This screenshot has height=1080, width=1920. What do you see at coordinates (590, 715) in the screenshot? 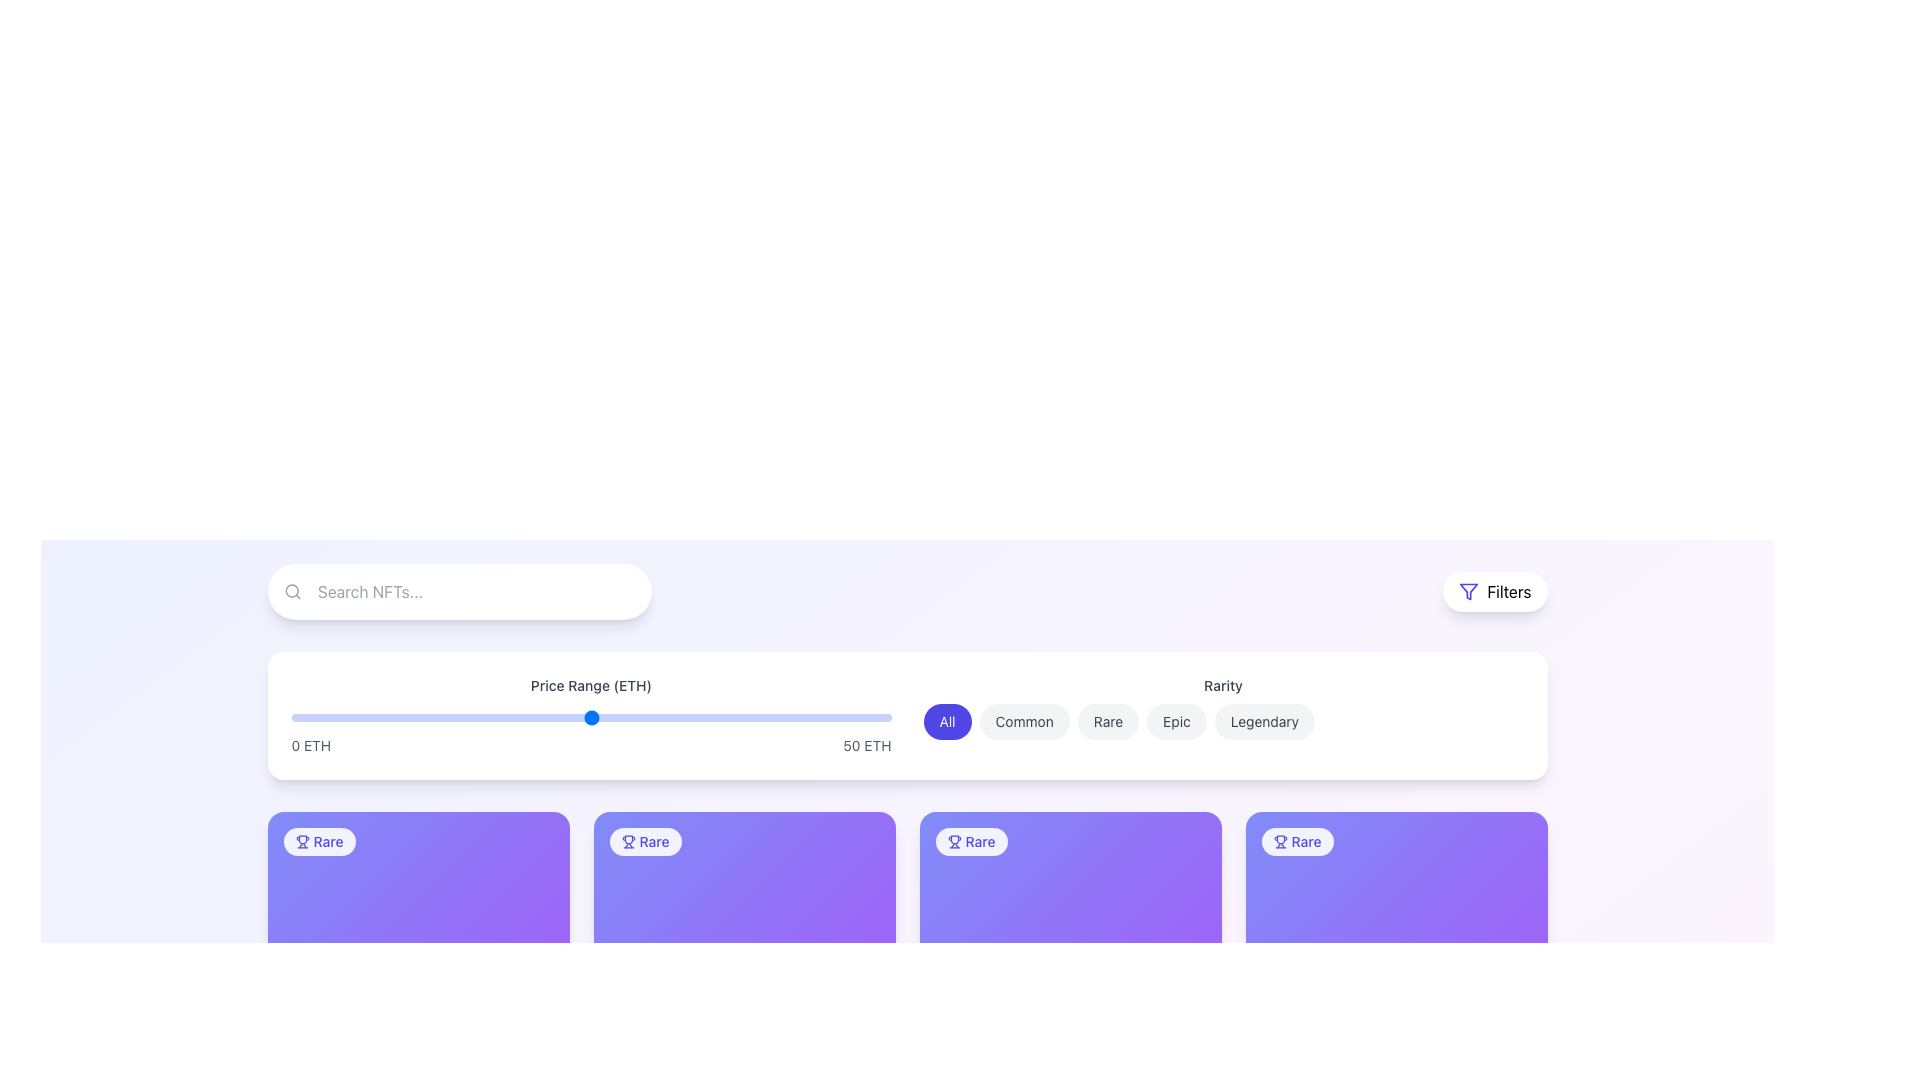
I see `the range slider thumb located below the title 'Search NFTs...'` at bounding box center [590, 715].